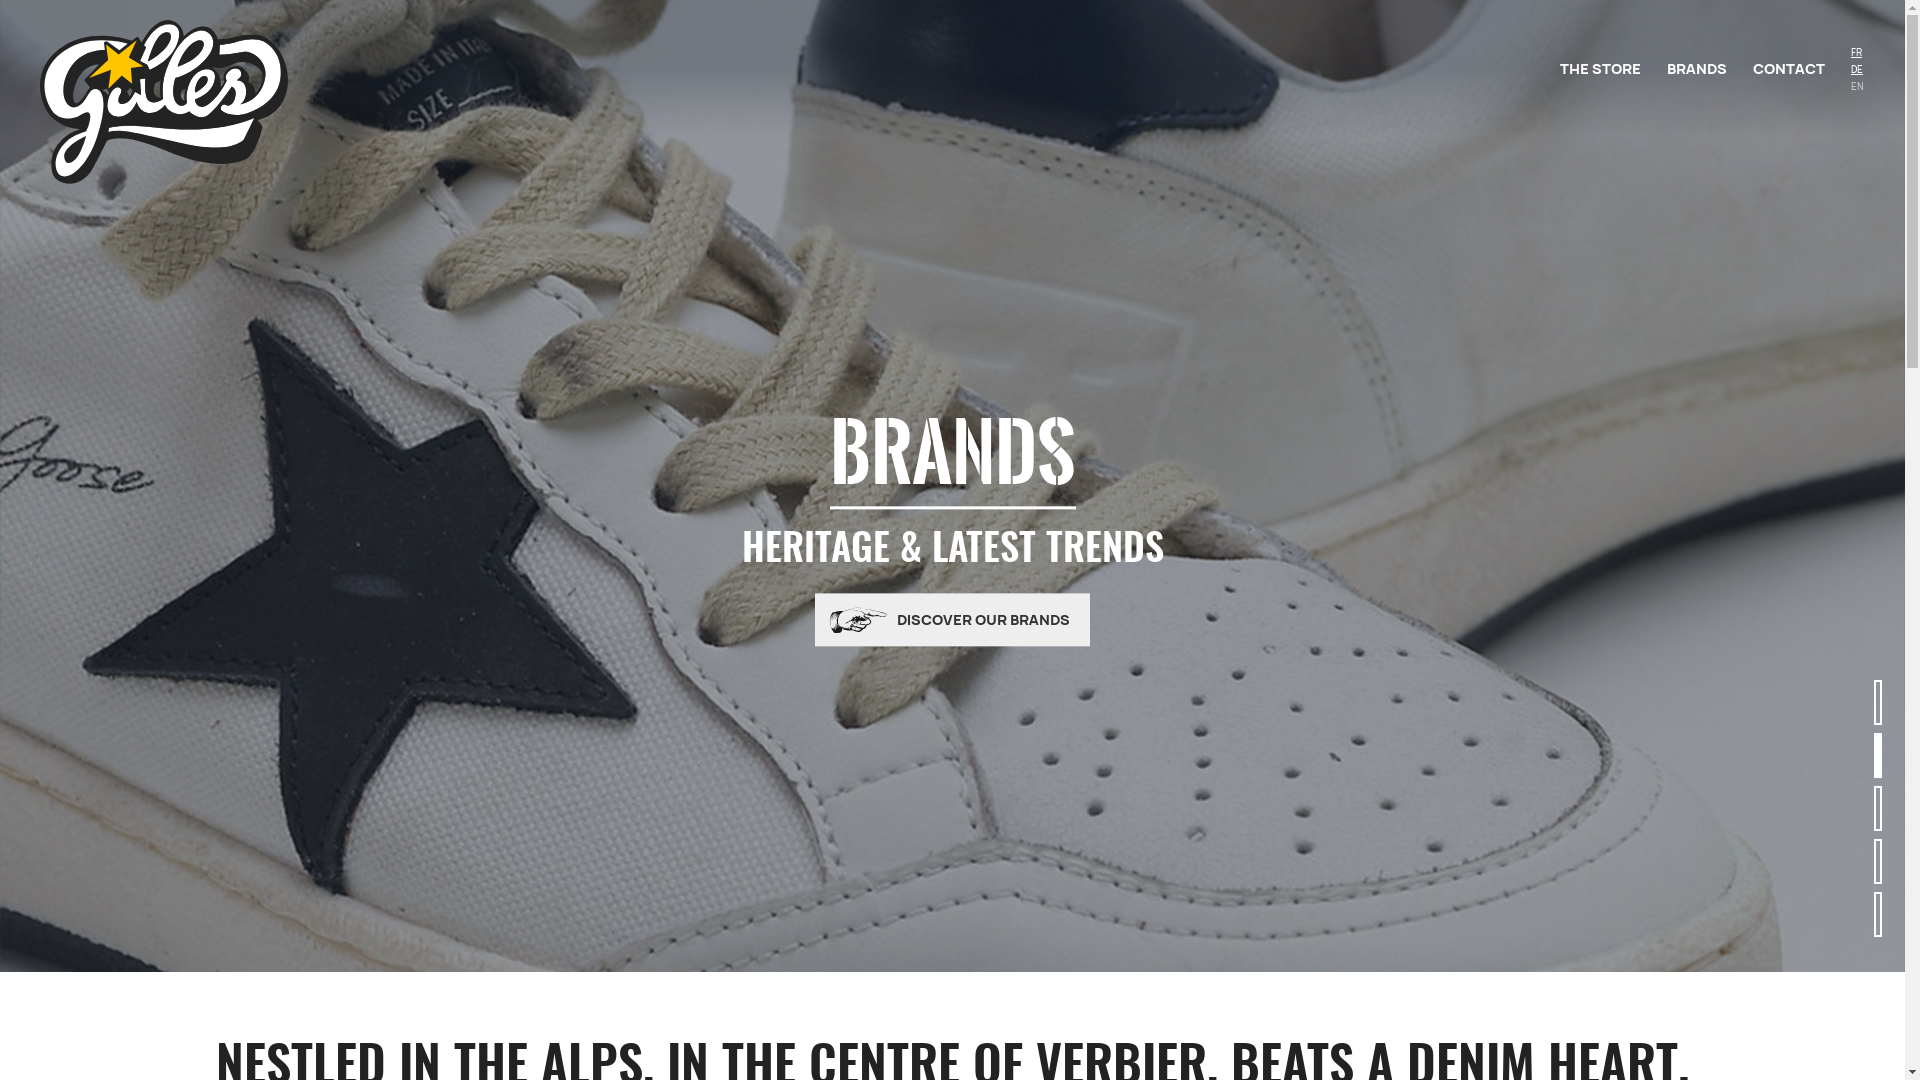  I want to click on 'EN', so click(1850, 85).